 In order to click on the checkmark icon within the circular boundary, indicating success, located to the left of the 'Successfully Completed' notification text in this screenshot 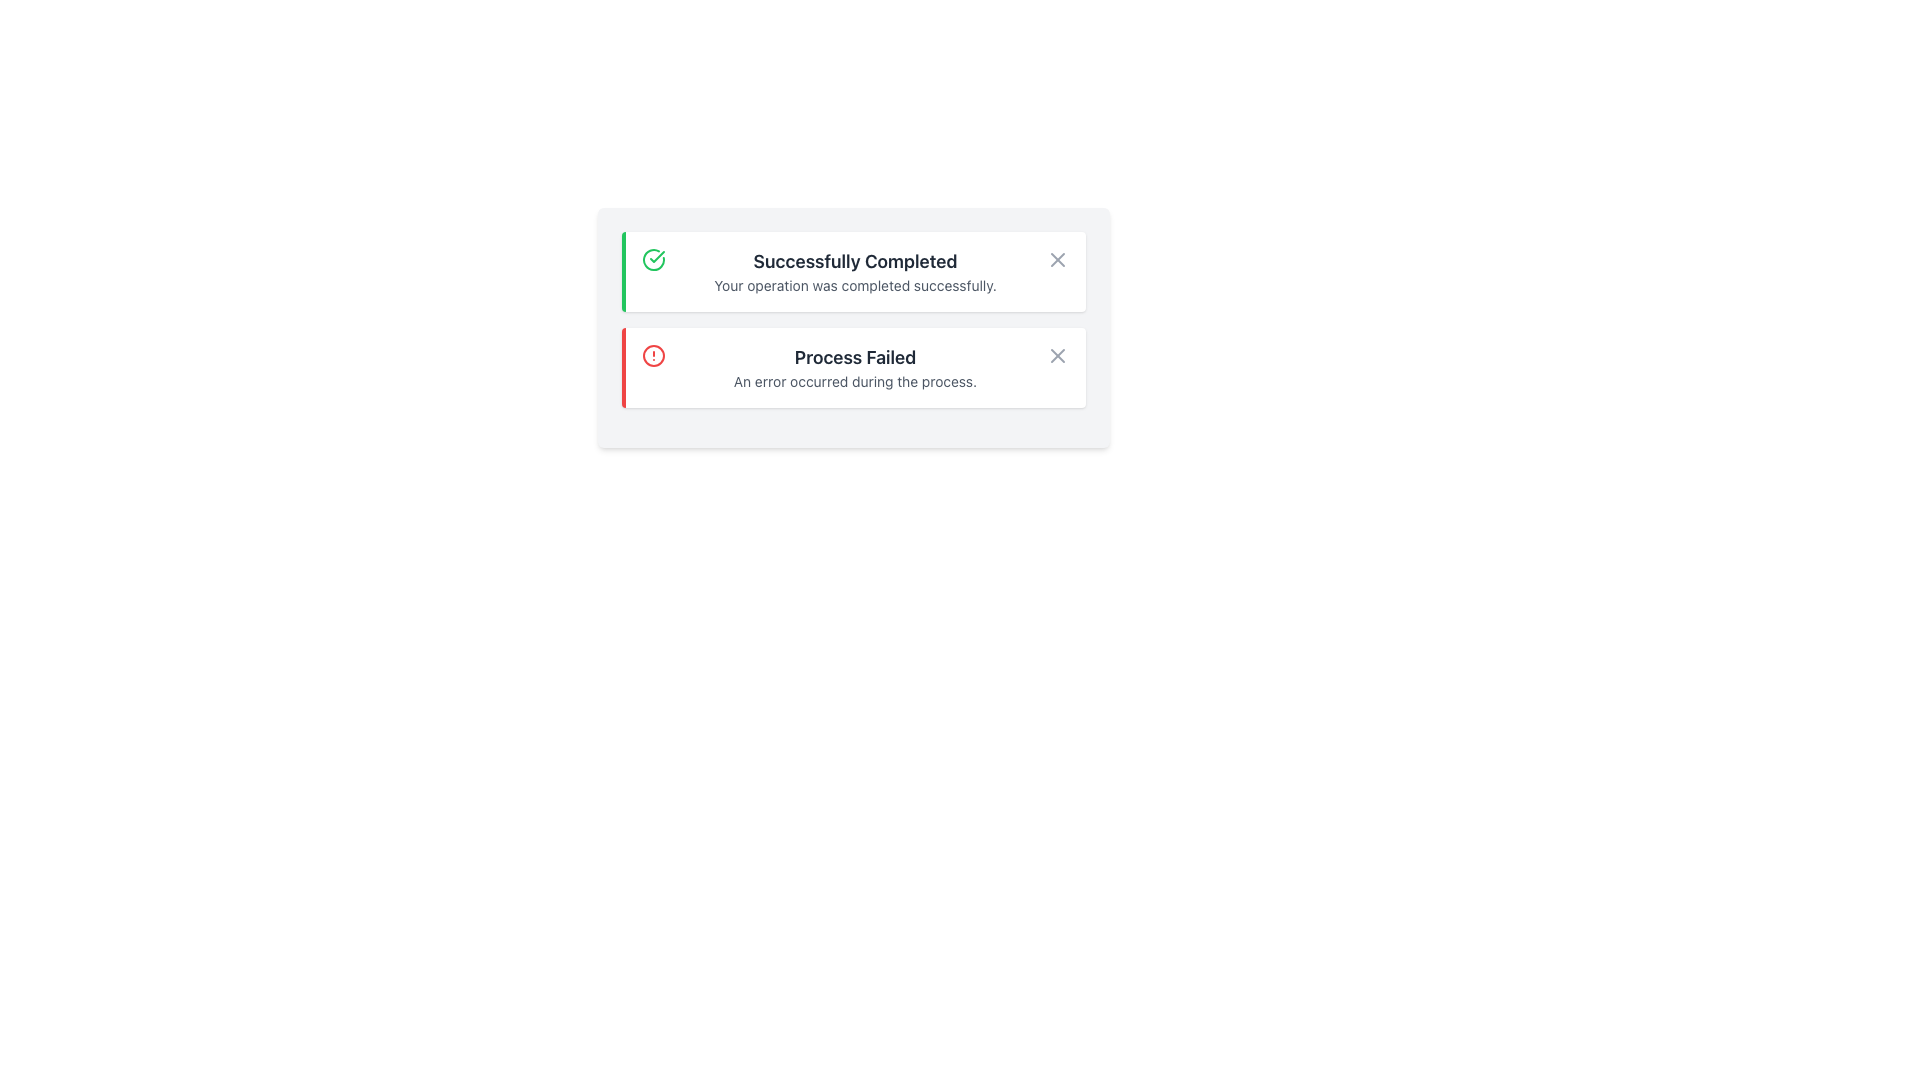, I will do `click(657, 256)`.